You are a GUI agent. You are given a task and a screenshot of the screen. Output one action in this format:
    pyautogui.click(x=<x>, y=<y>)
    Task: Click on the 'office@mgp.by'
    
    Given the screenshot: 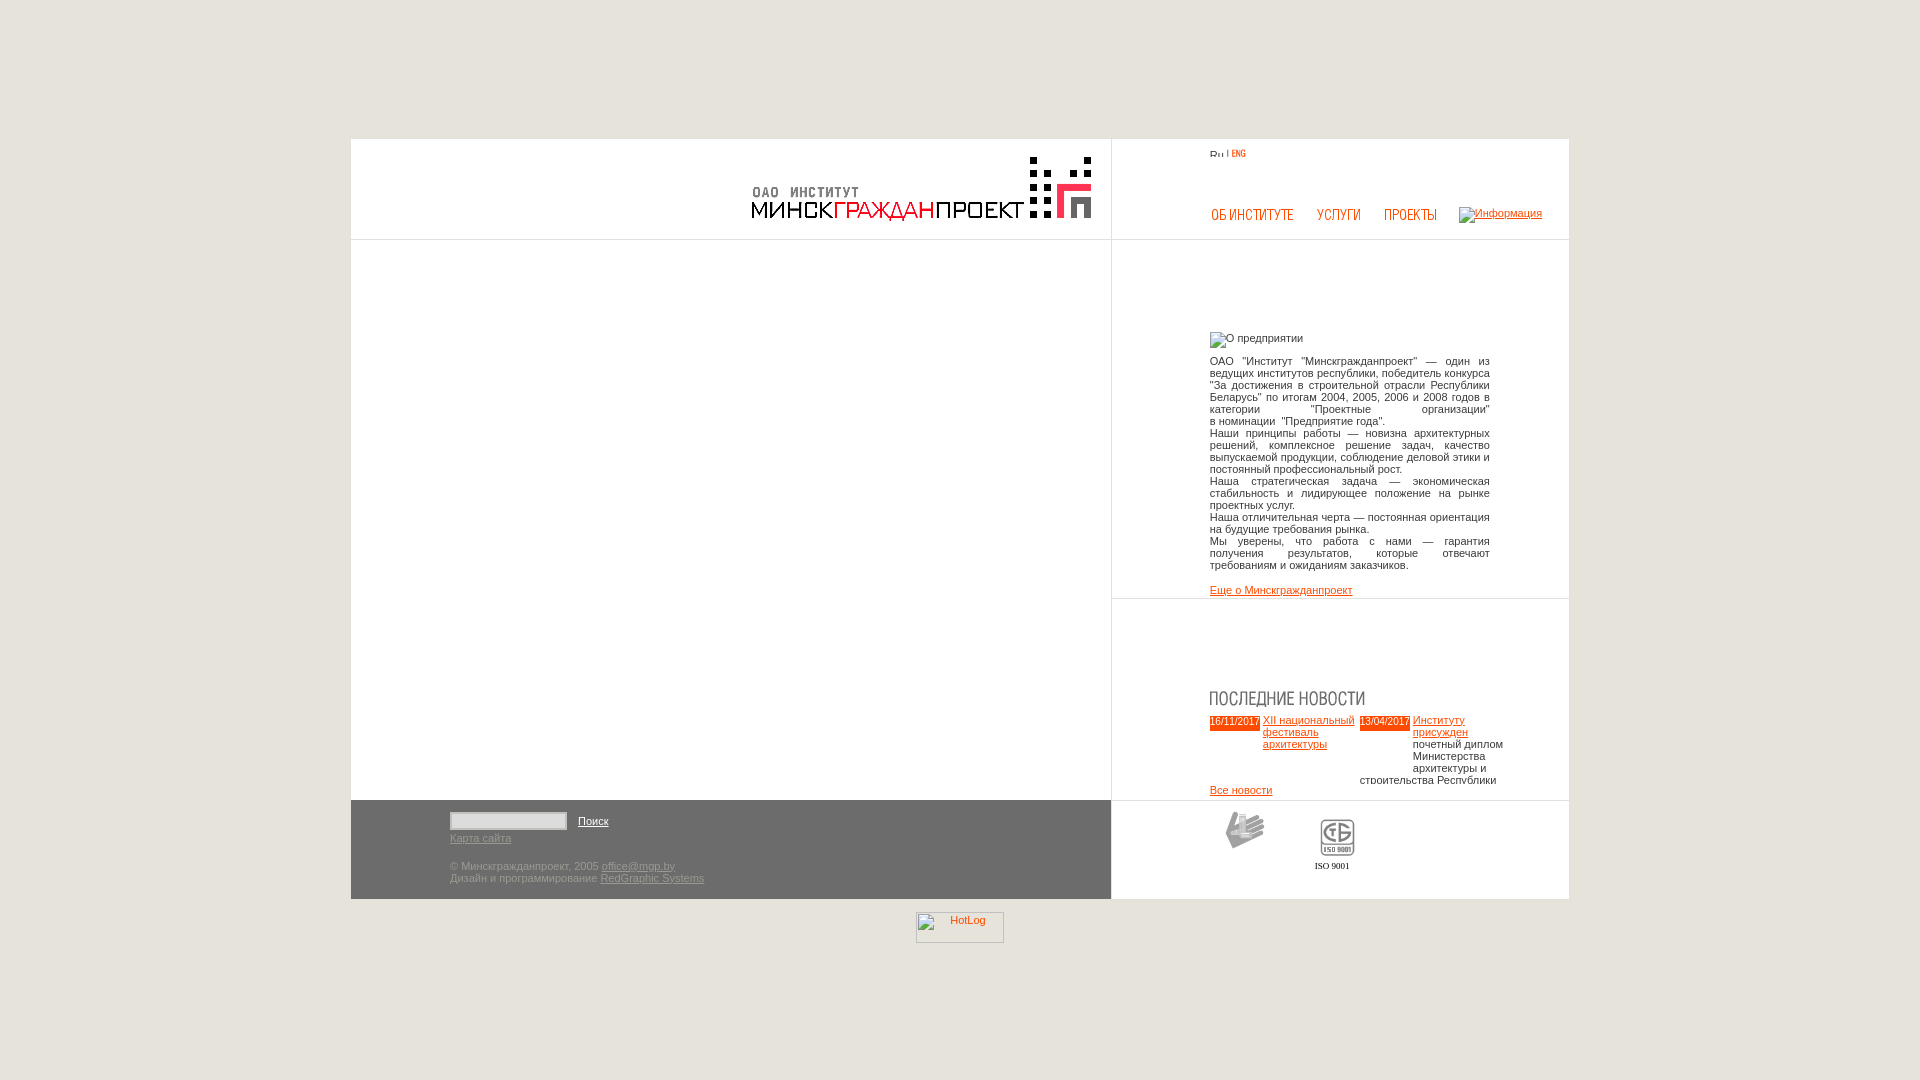 What is the action you would take?
    pyautogui.click(x=637, y=865)
    